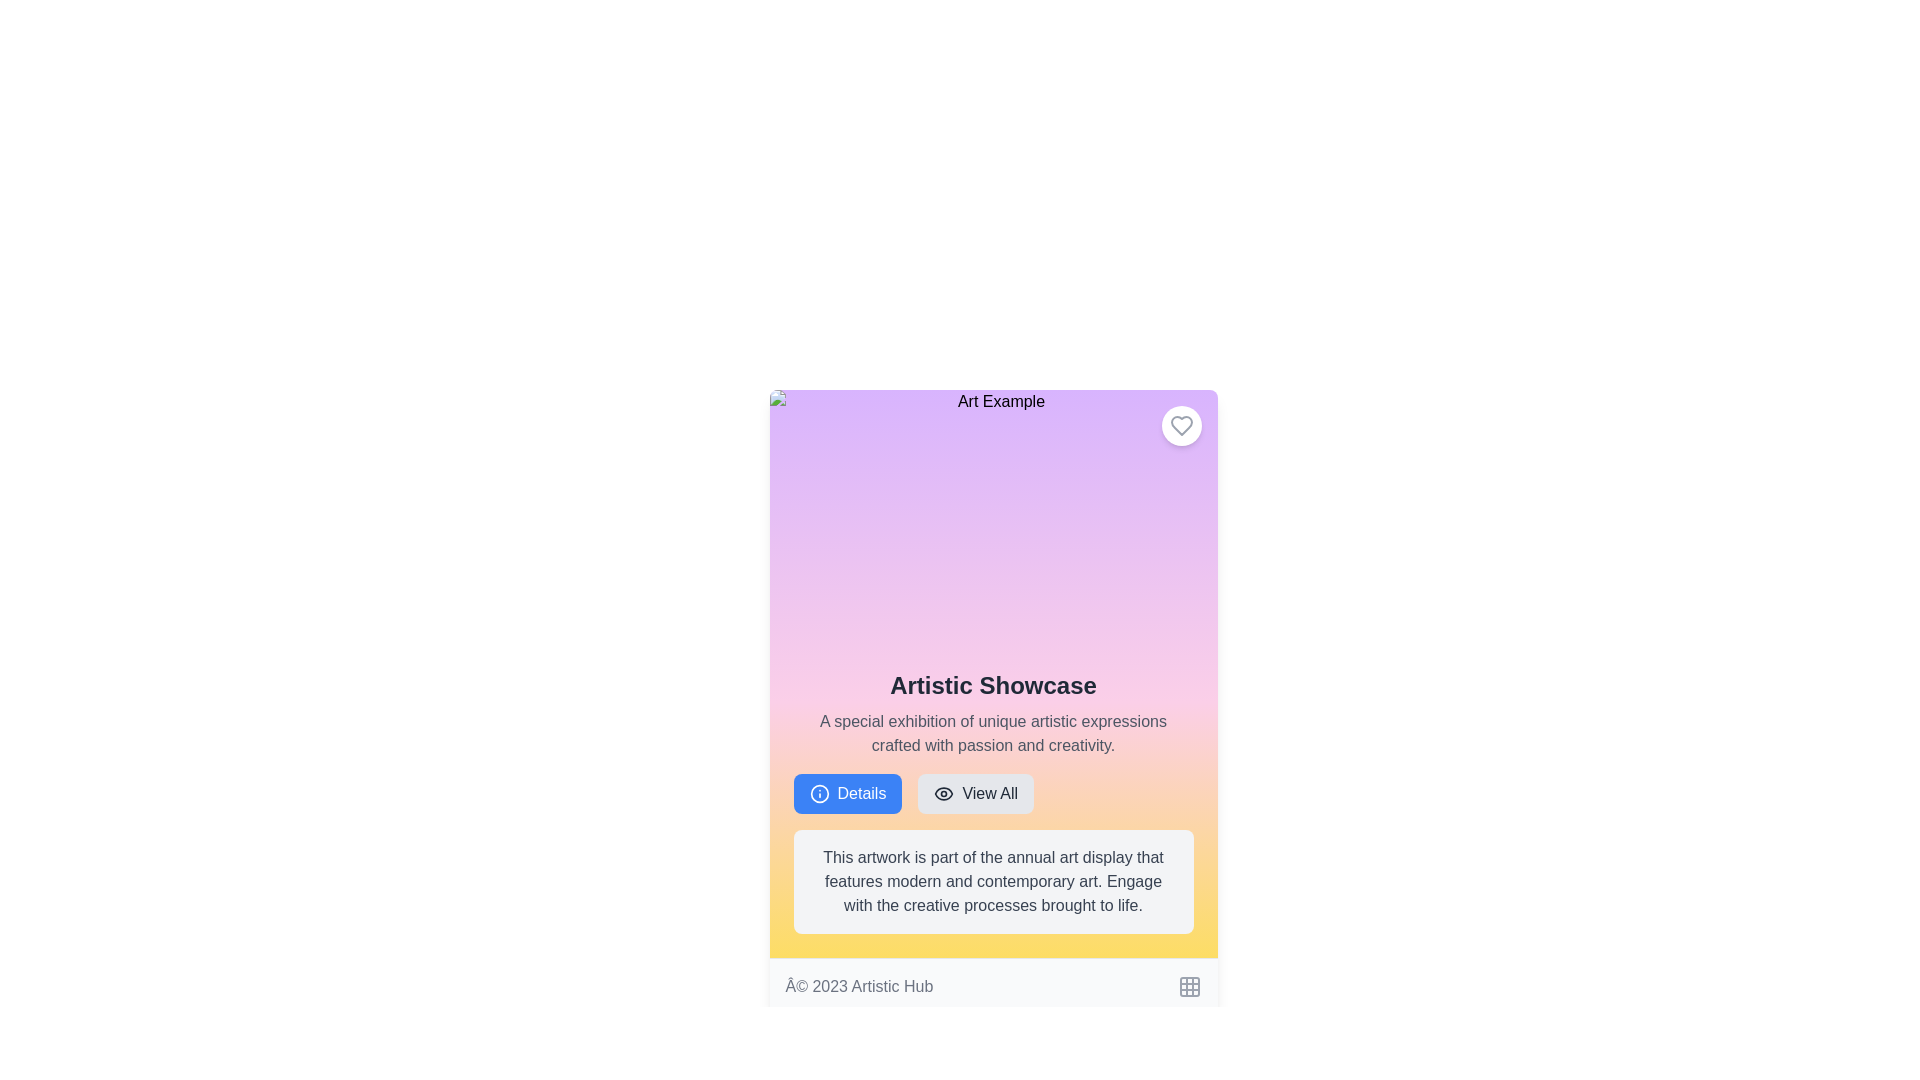 This screenshot has height=1080, width=1920. What do you see at coordinates (819, 793) in the screenshot?
I see `the information icon within the blue 'Details' button` at bounding box center [819, 793].